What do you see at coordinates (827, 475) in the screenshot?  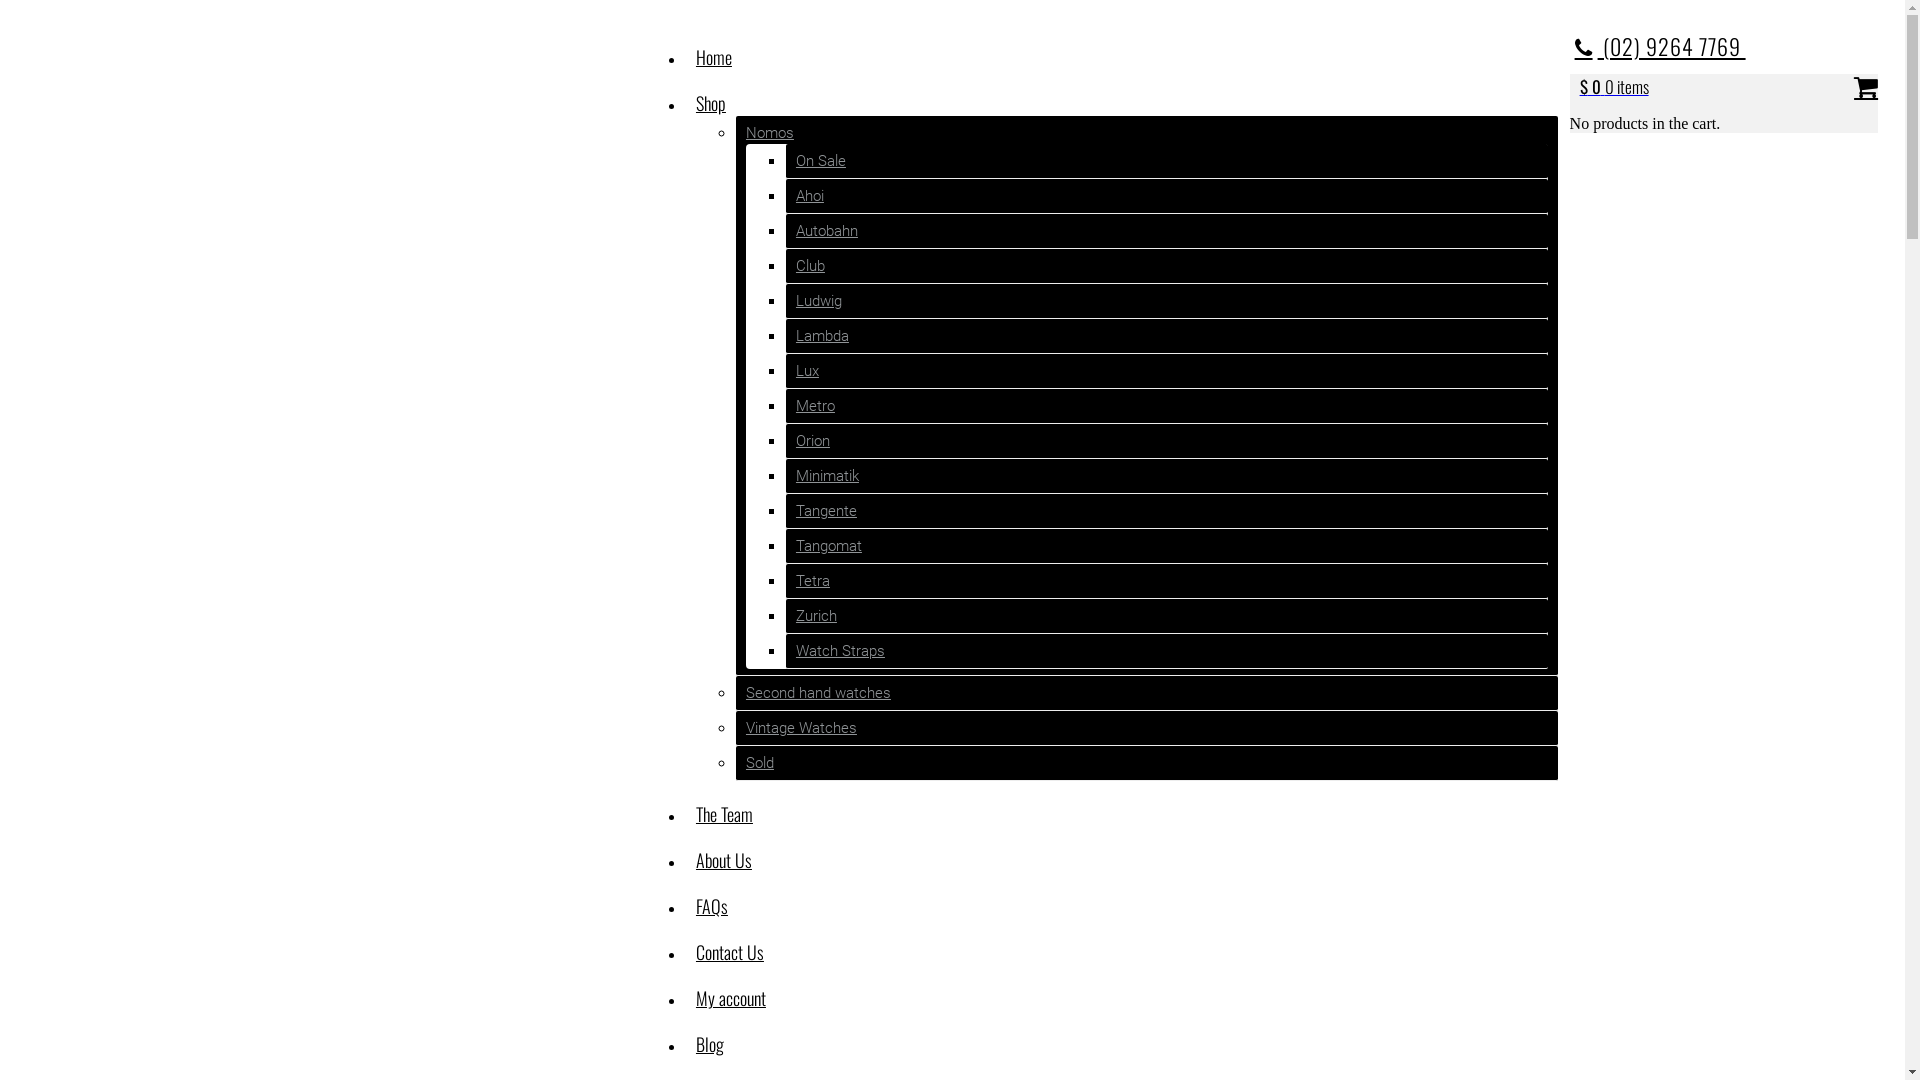 I see `'Minimatik'` at bounding box center [827, 475].